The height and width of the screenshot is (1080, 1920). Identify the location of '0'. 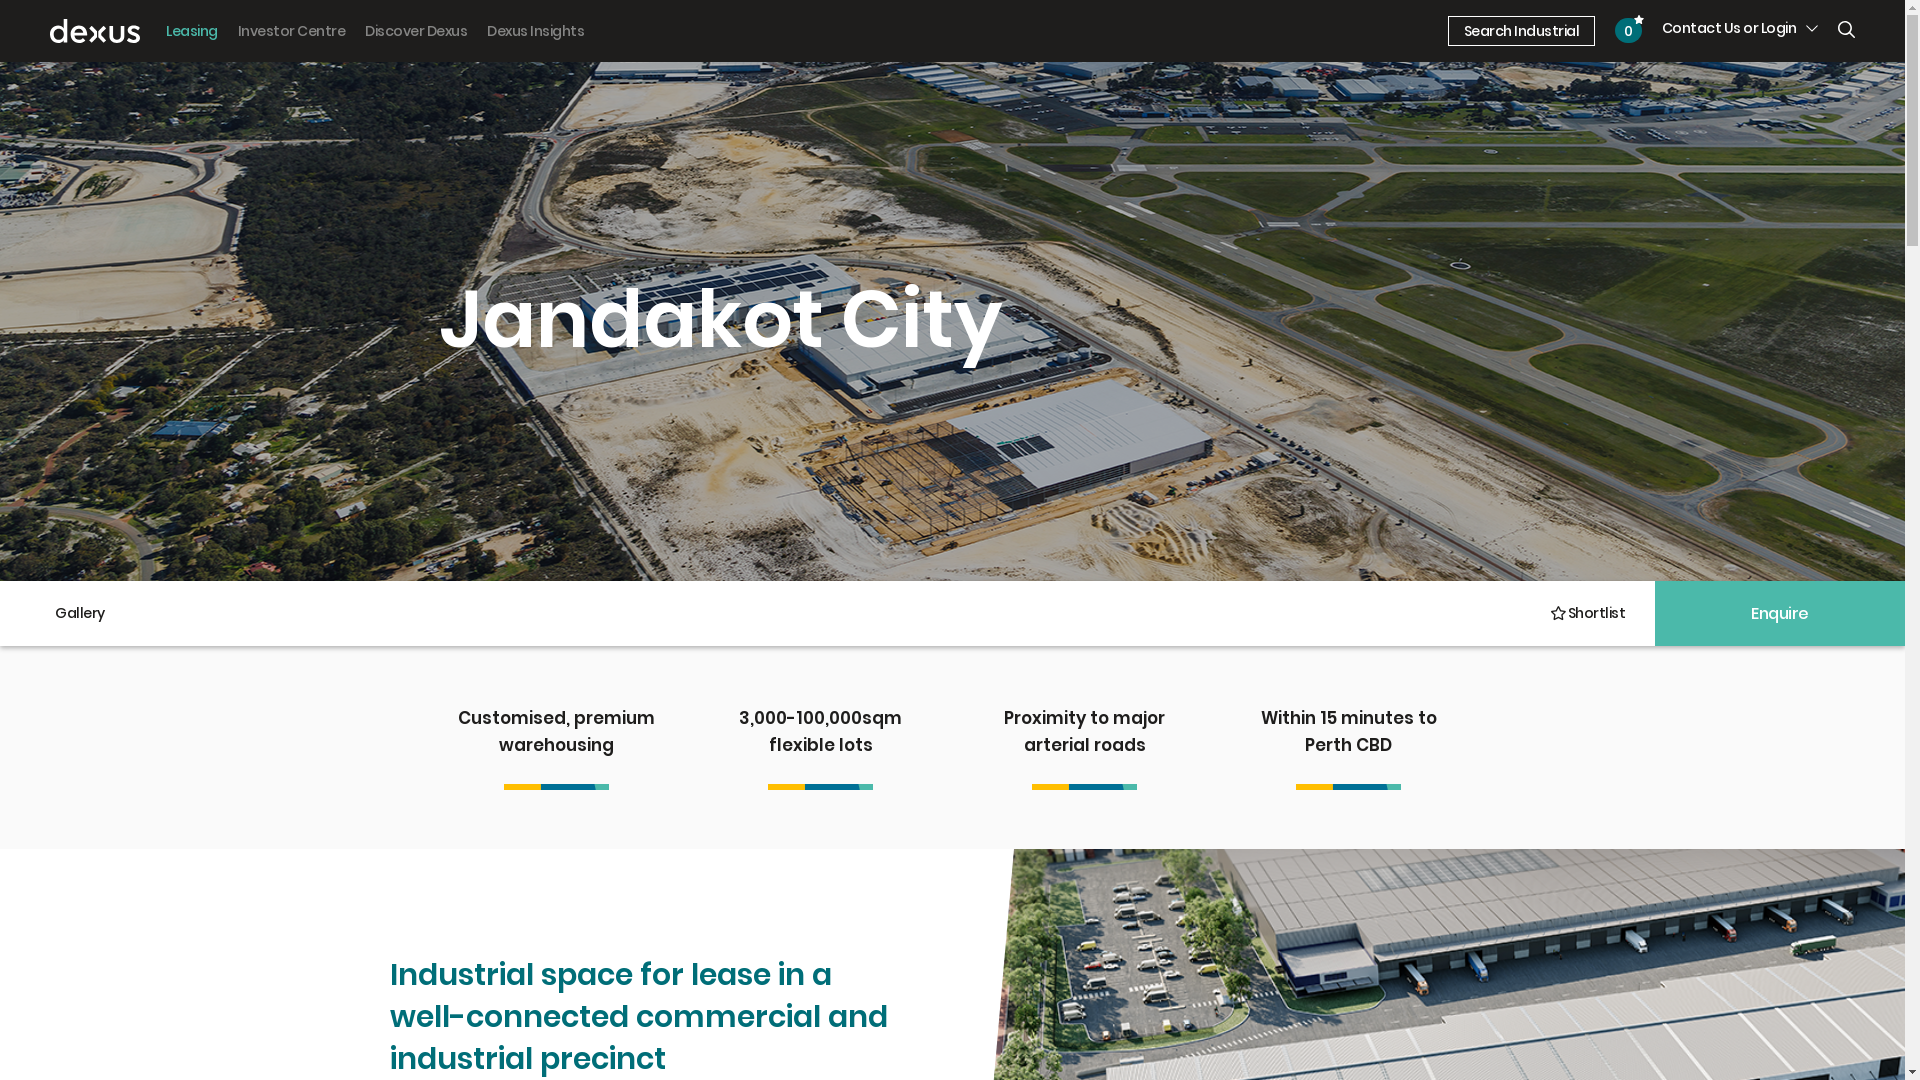
(1628, 30).